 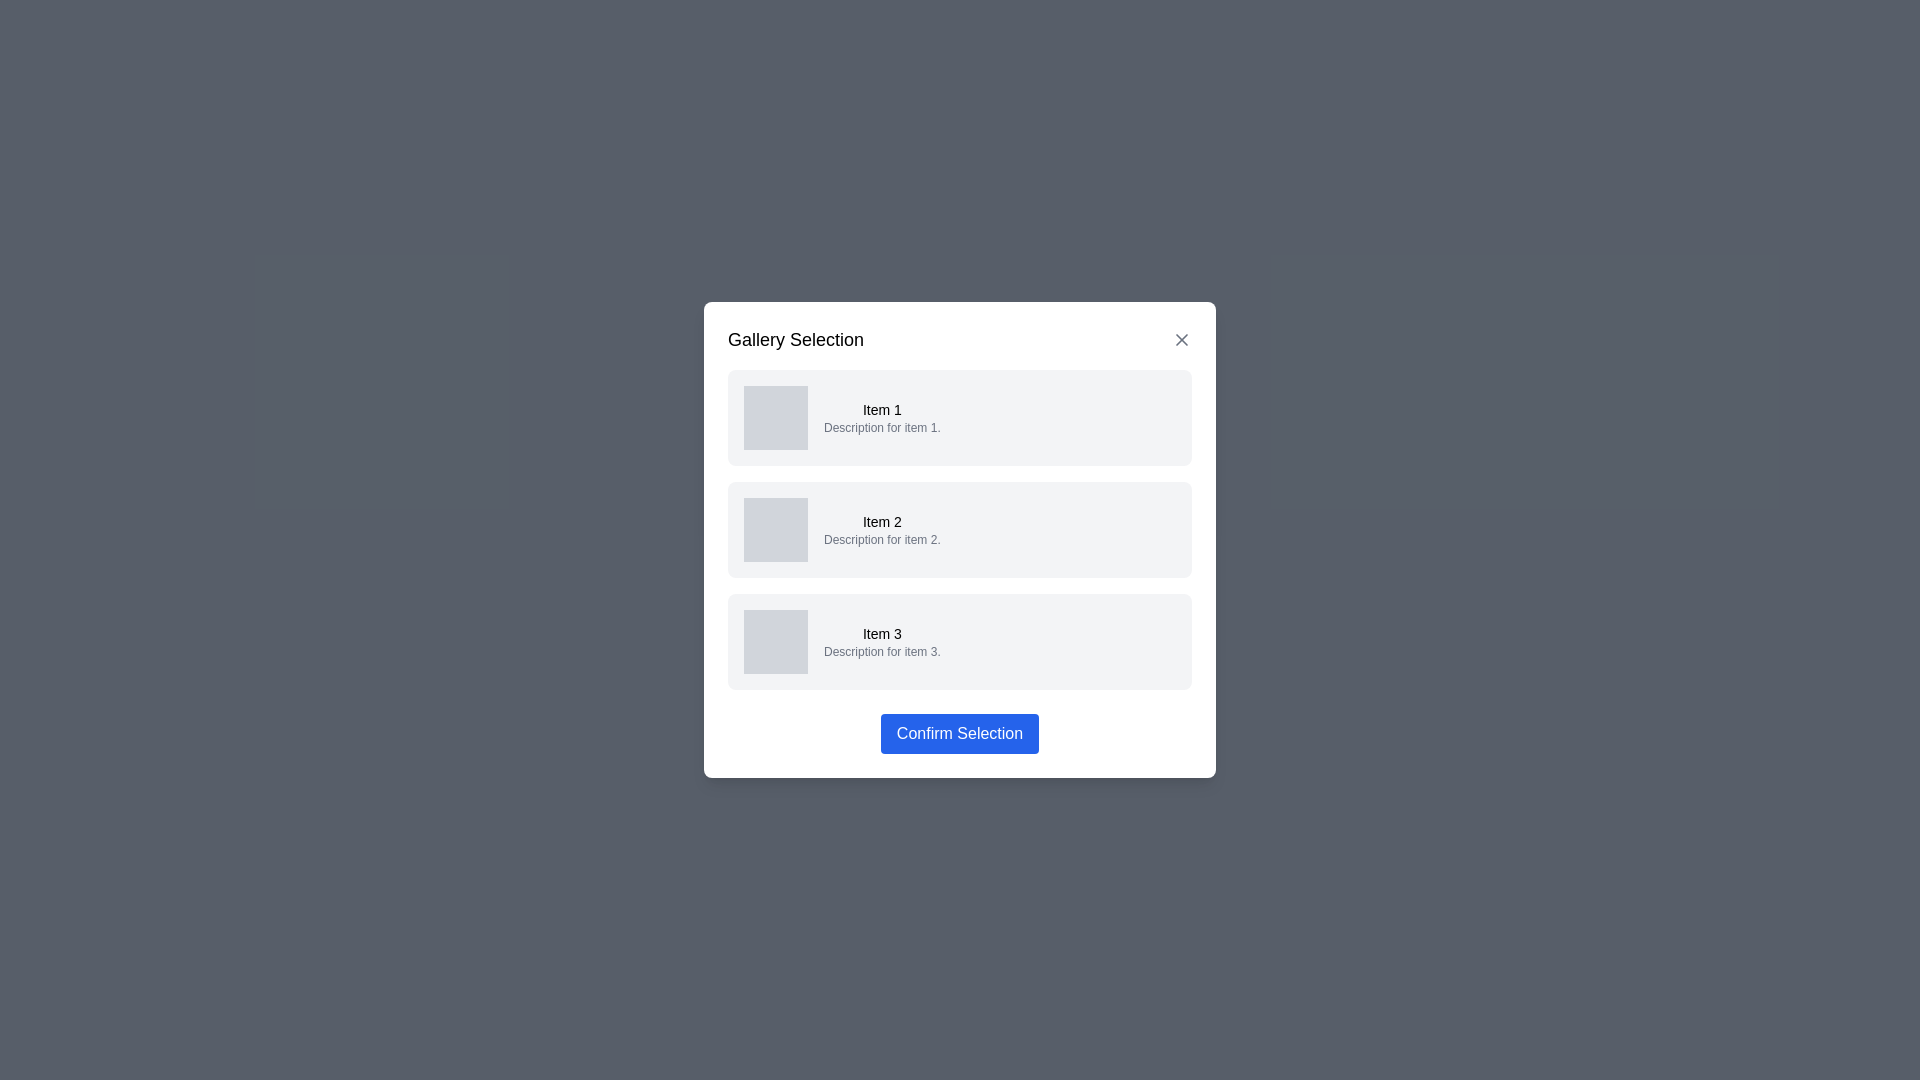 What do you see at coordinates (960, 416) in the screenshot?
I see `the first item in the selection list identified as 'Item 1' within the 'Gallery Selection' modal dialog` at bounding box center [960, 416].